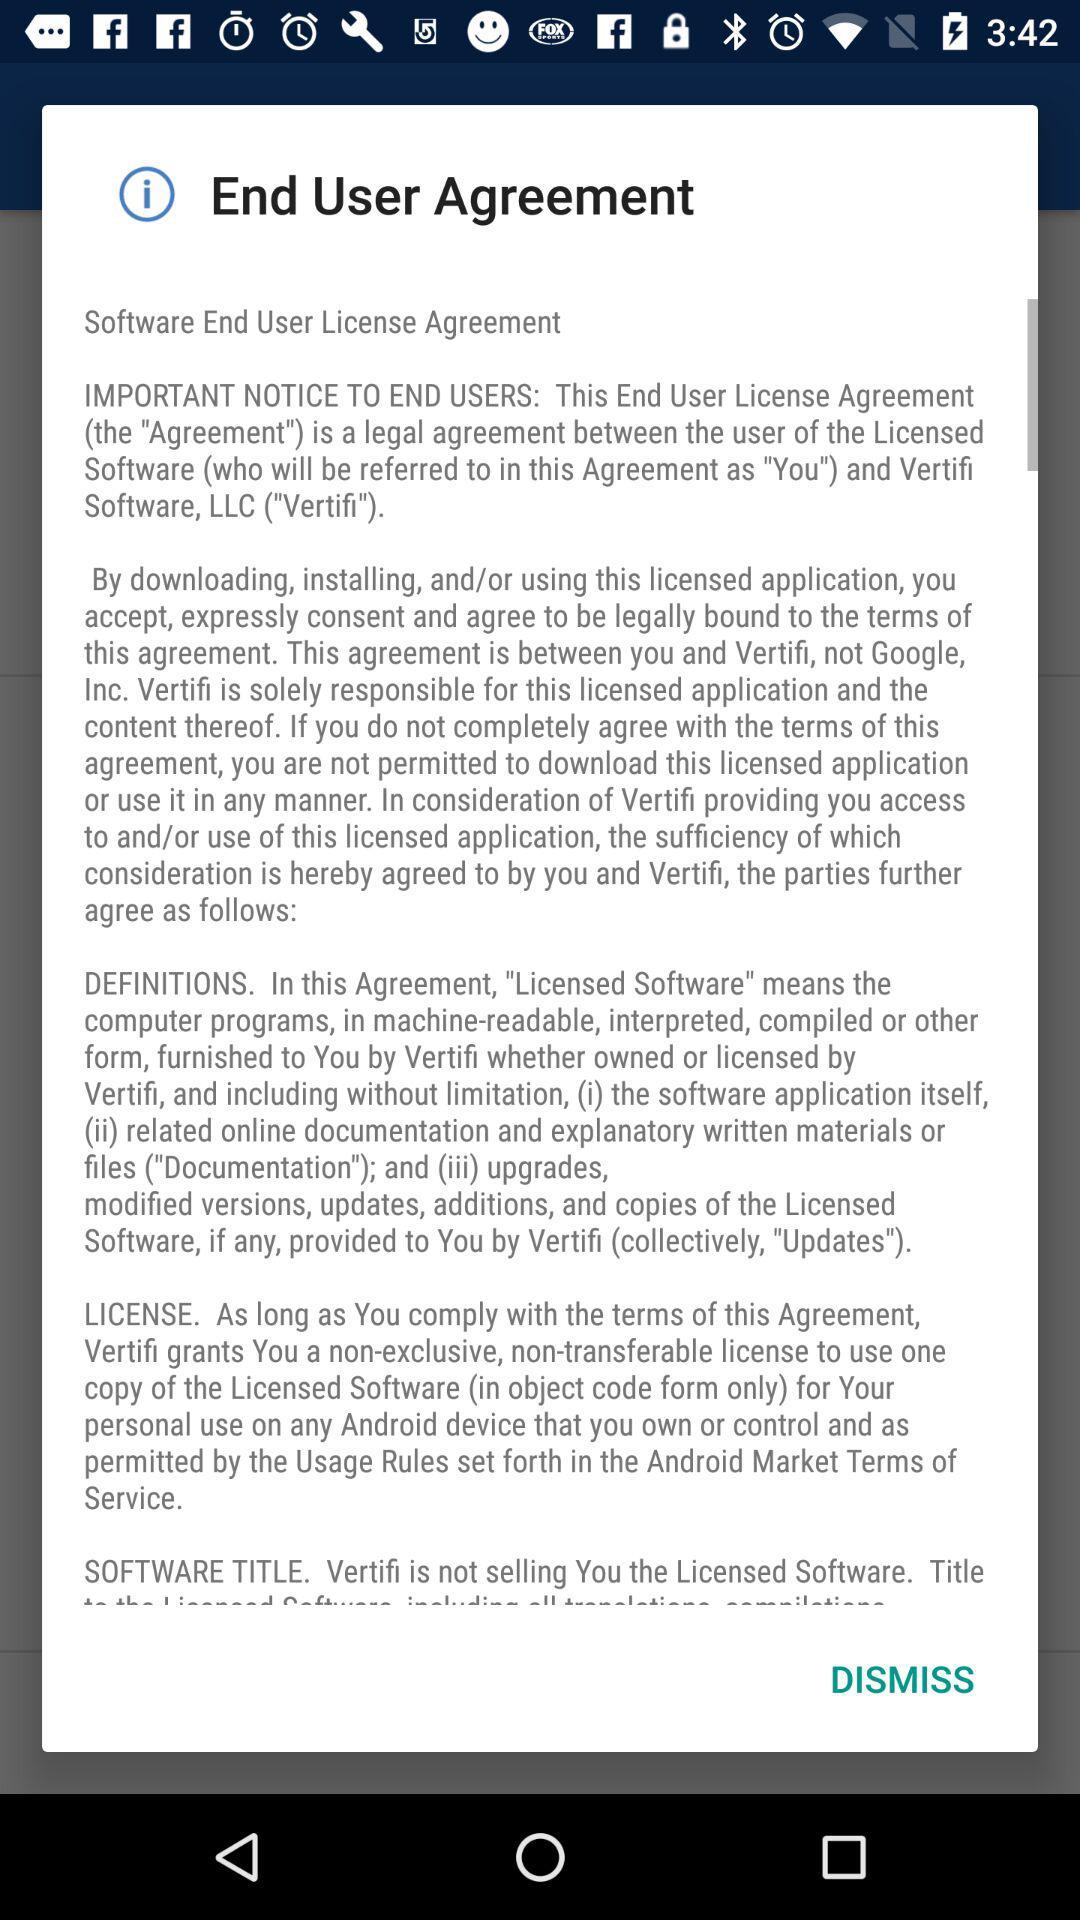 This screenshot has height=1920, width=1080. What do you see at coordinates (902, 1678) in the screenshot?
I see `the dismiss item` at bounding box center [902, 1678].